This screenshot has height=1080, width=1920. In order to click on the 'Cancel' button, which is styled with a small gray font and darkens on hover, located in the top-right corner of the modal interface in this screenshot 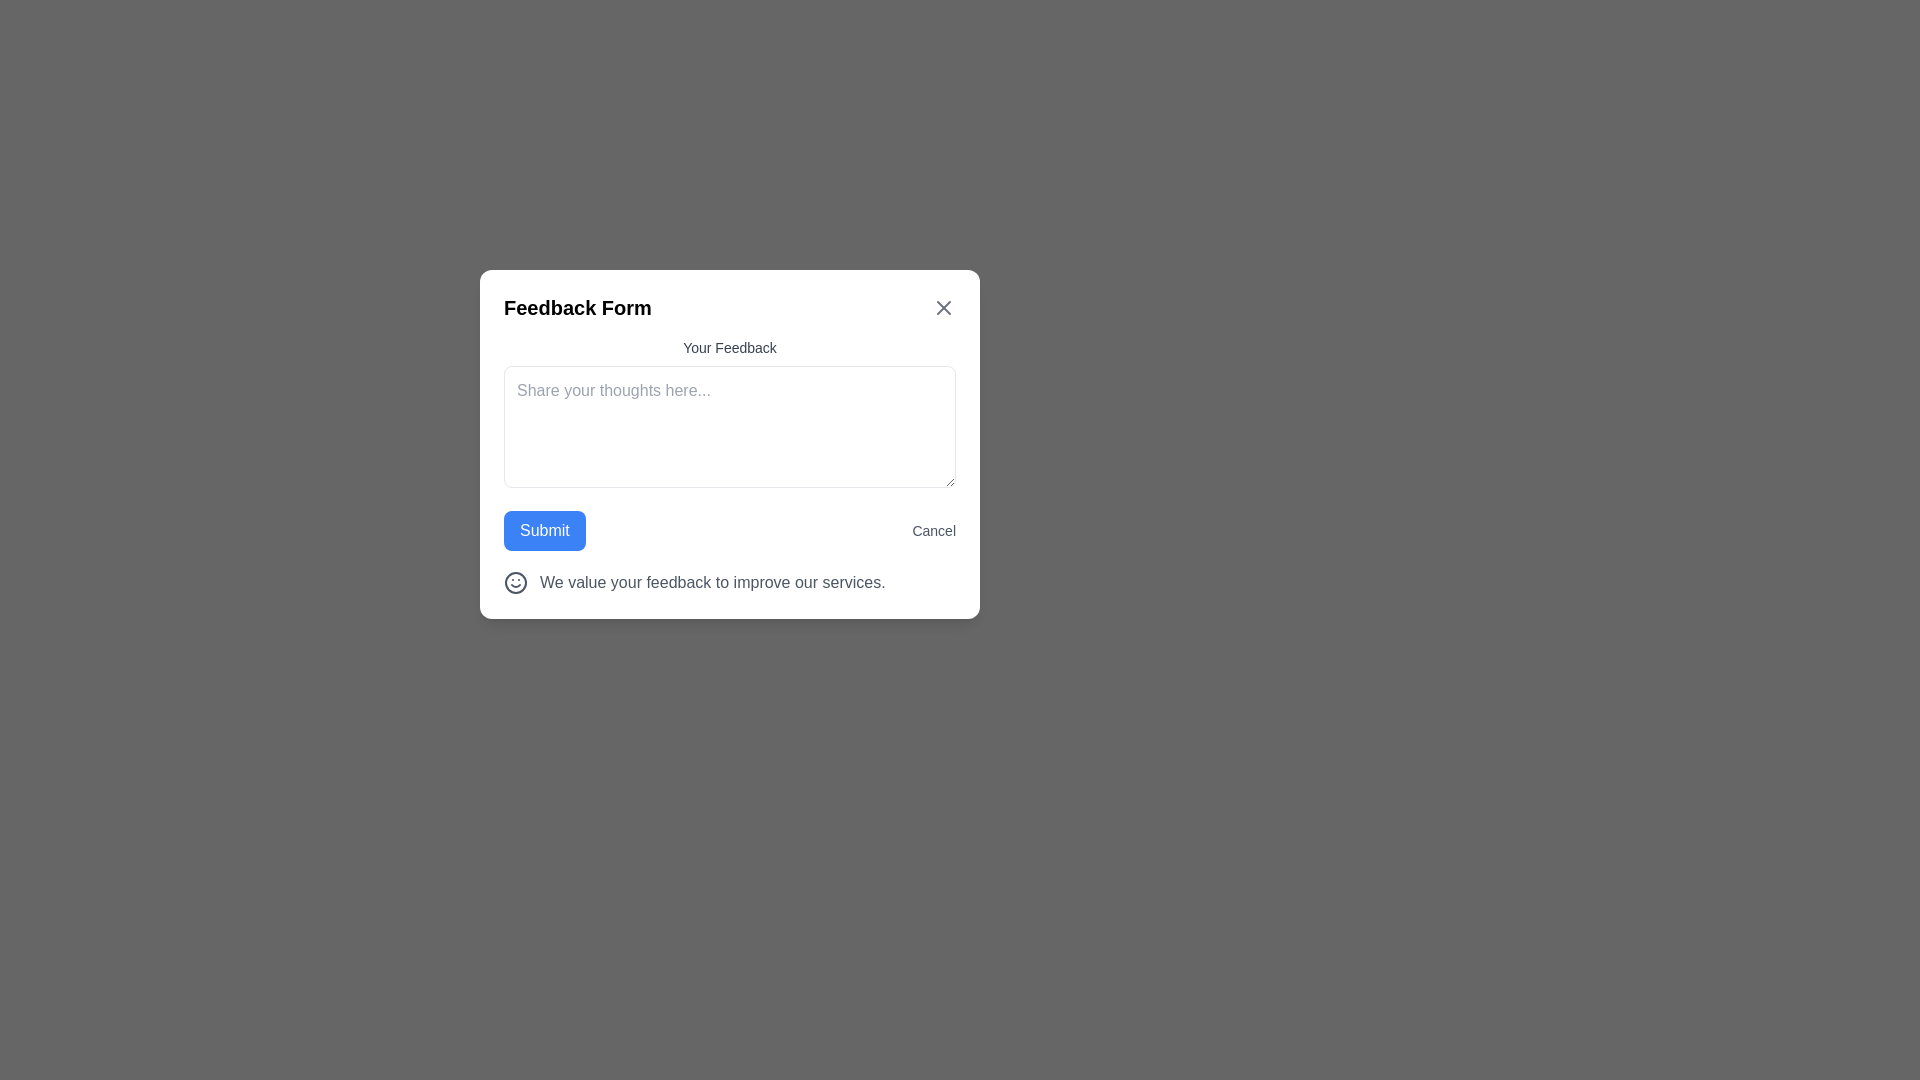, I will do `click(933, 530)`.